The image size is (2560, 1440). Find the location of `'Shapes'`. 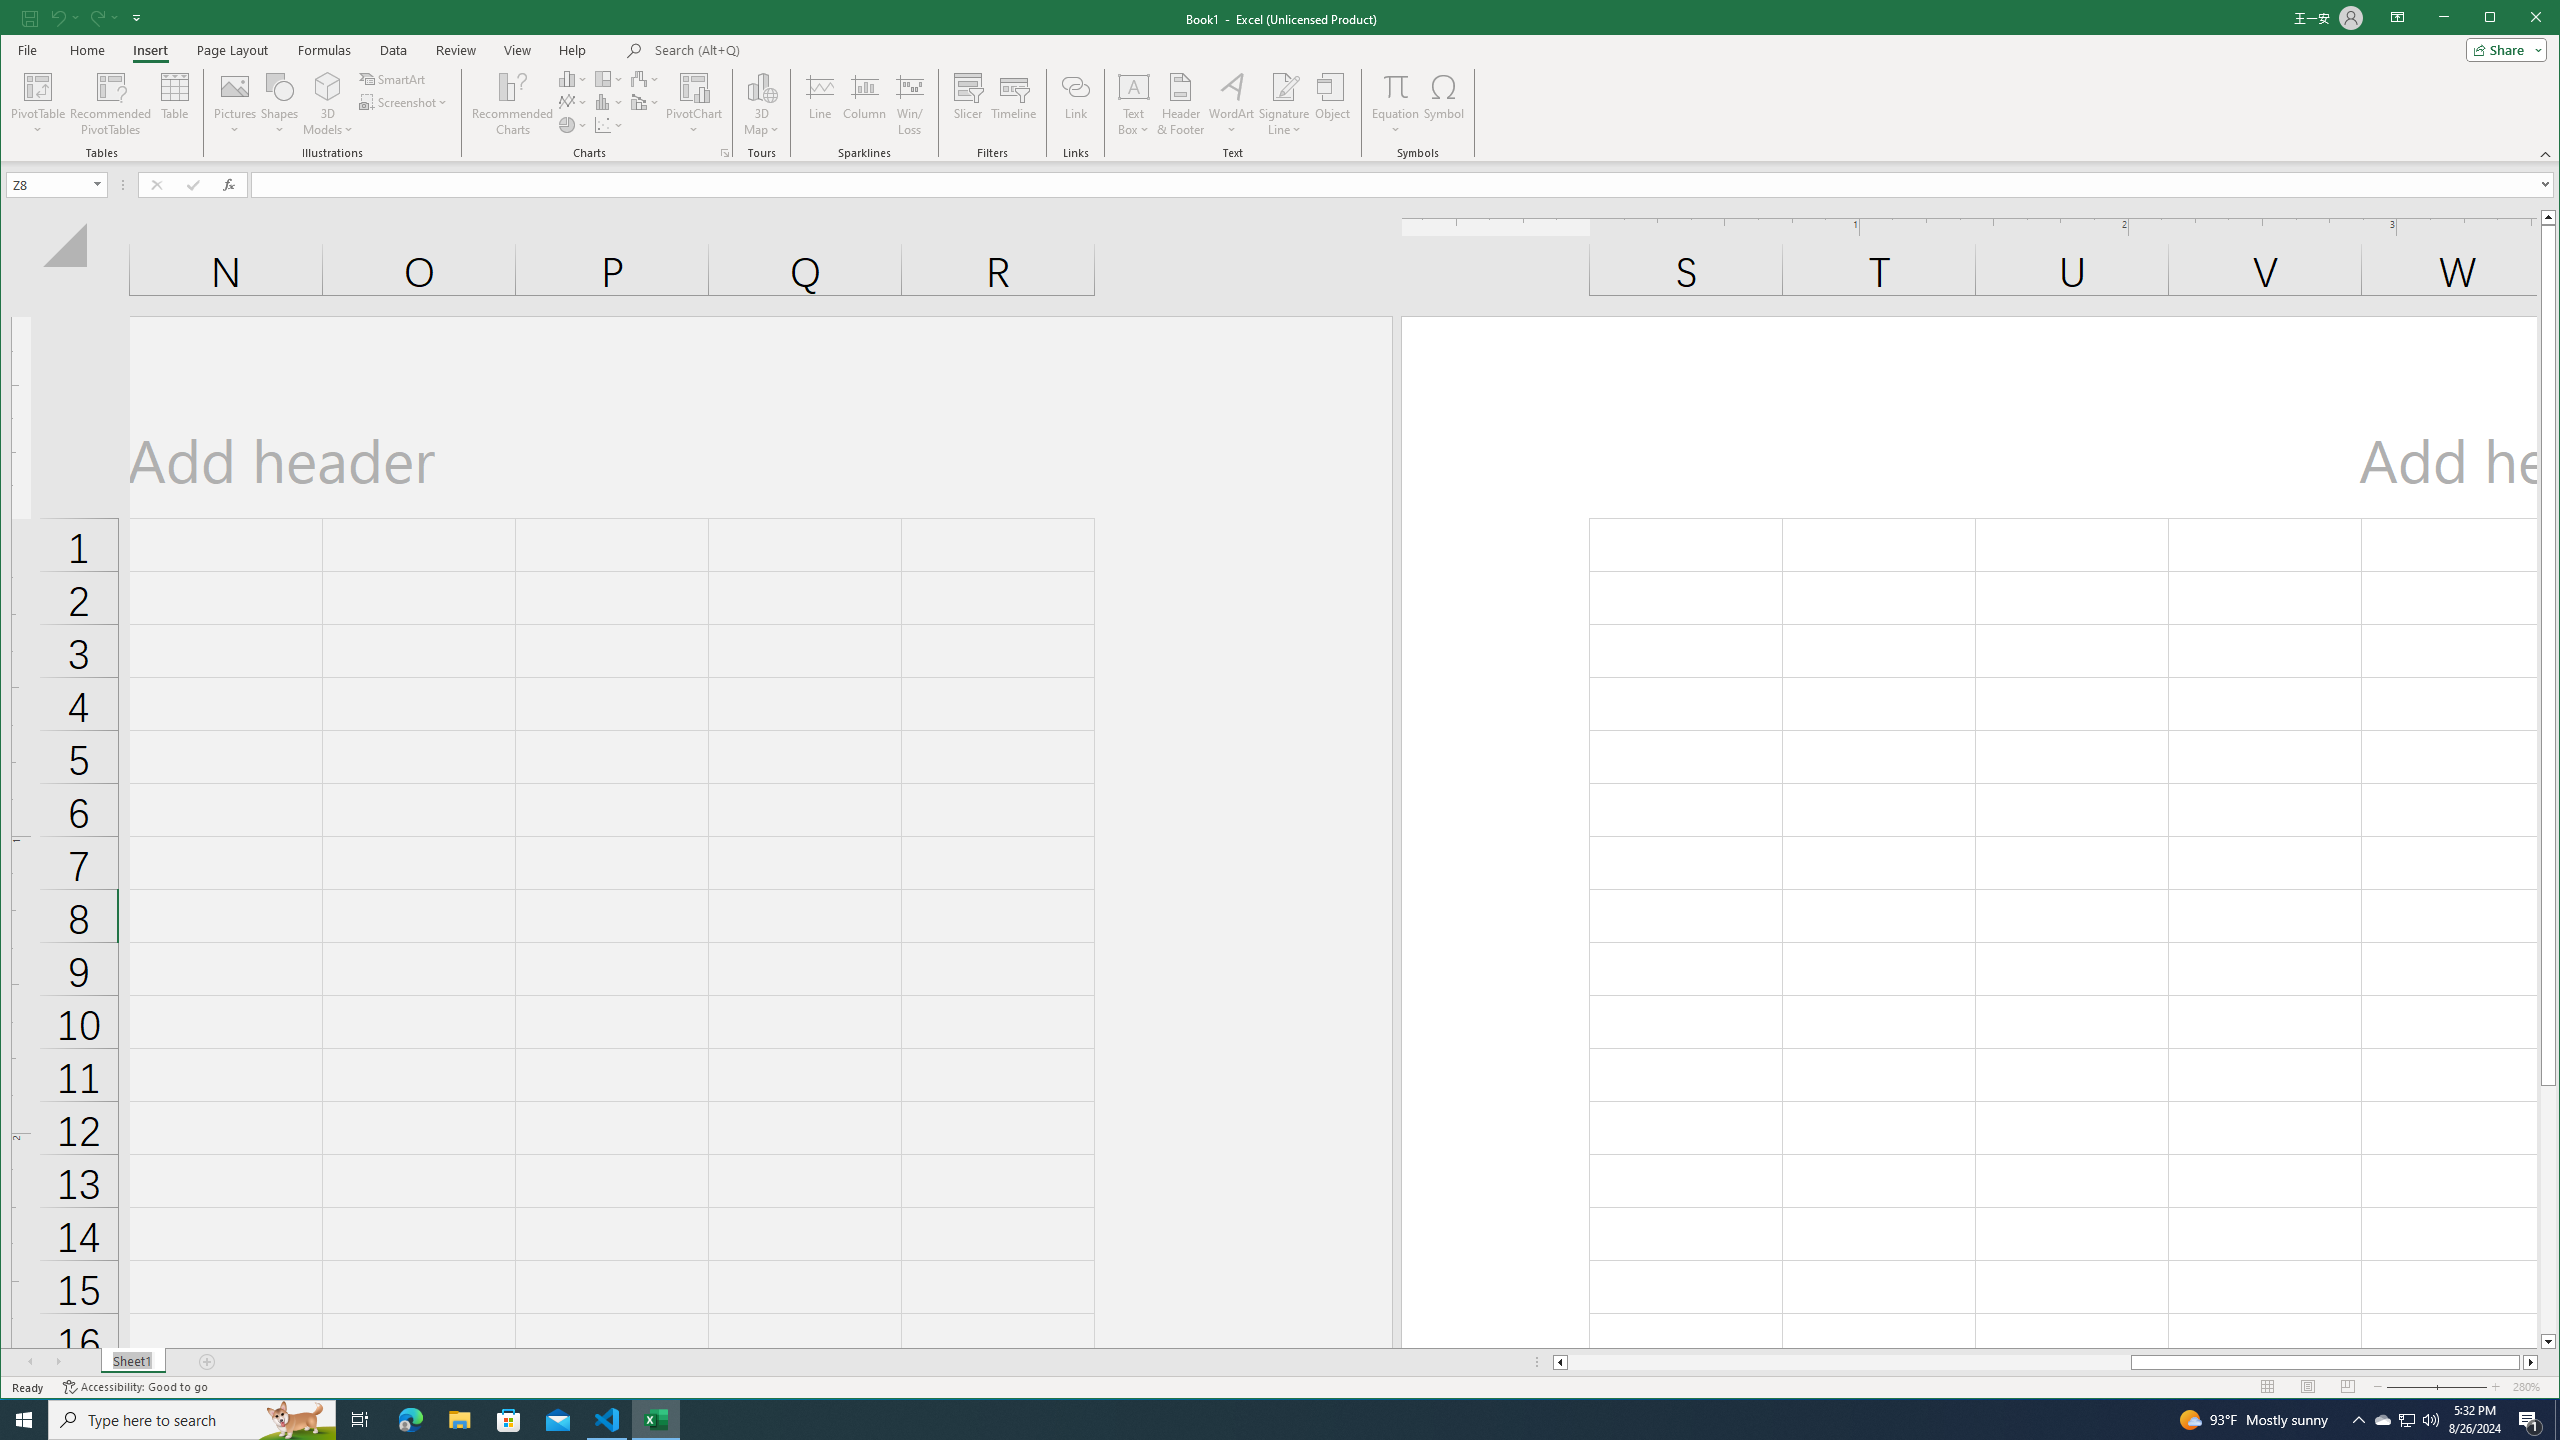

'Shapes' is located at coordinates (327, 103).